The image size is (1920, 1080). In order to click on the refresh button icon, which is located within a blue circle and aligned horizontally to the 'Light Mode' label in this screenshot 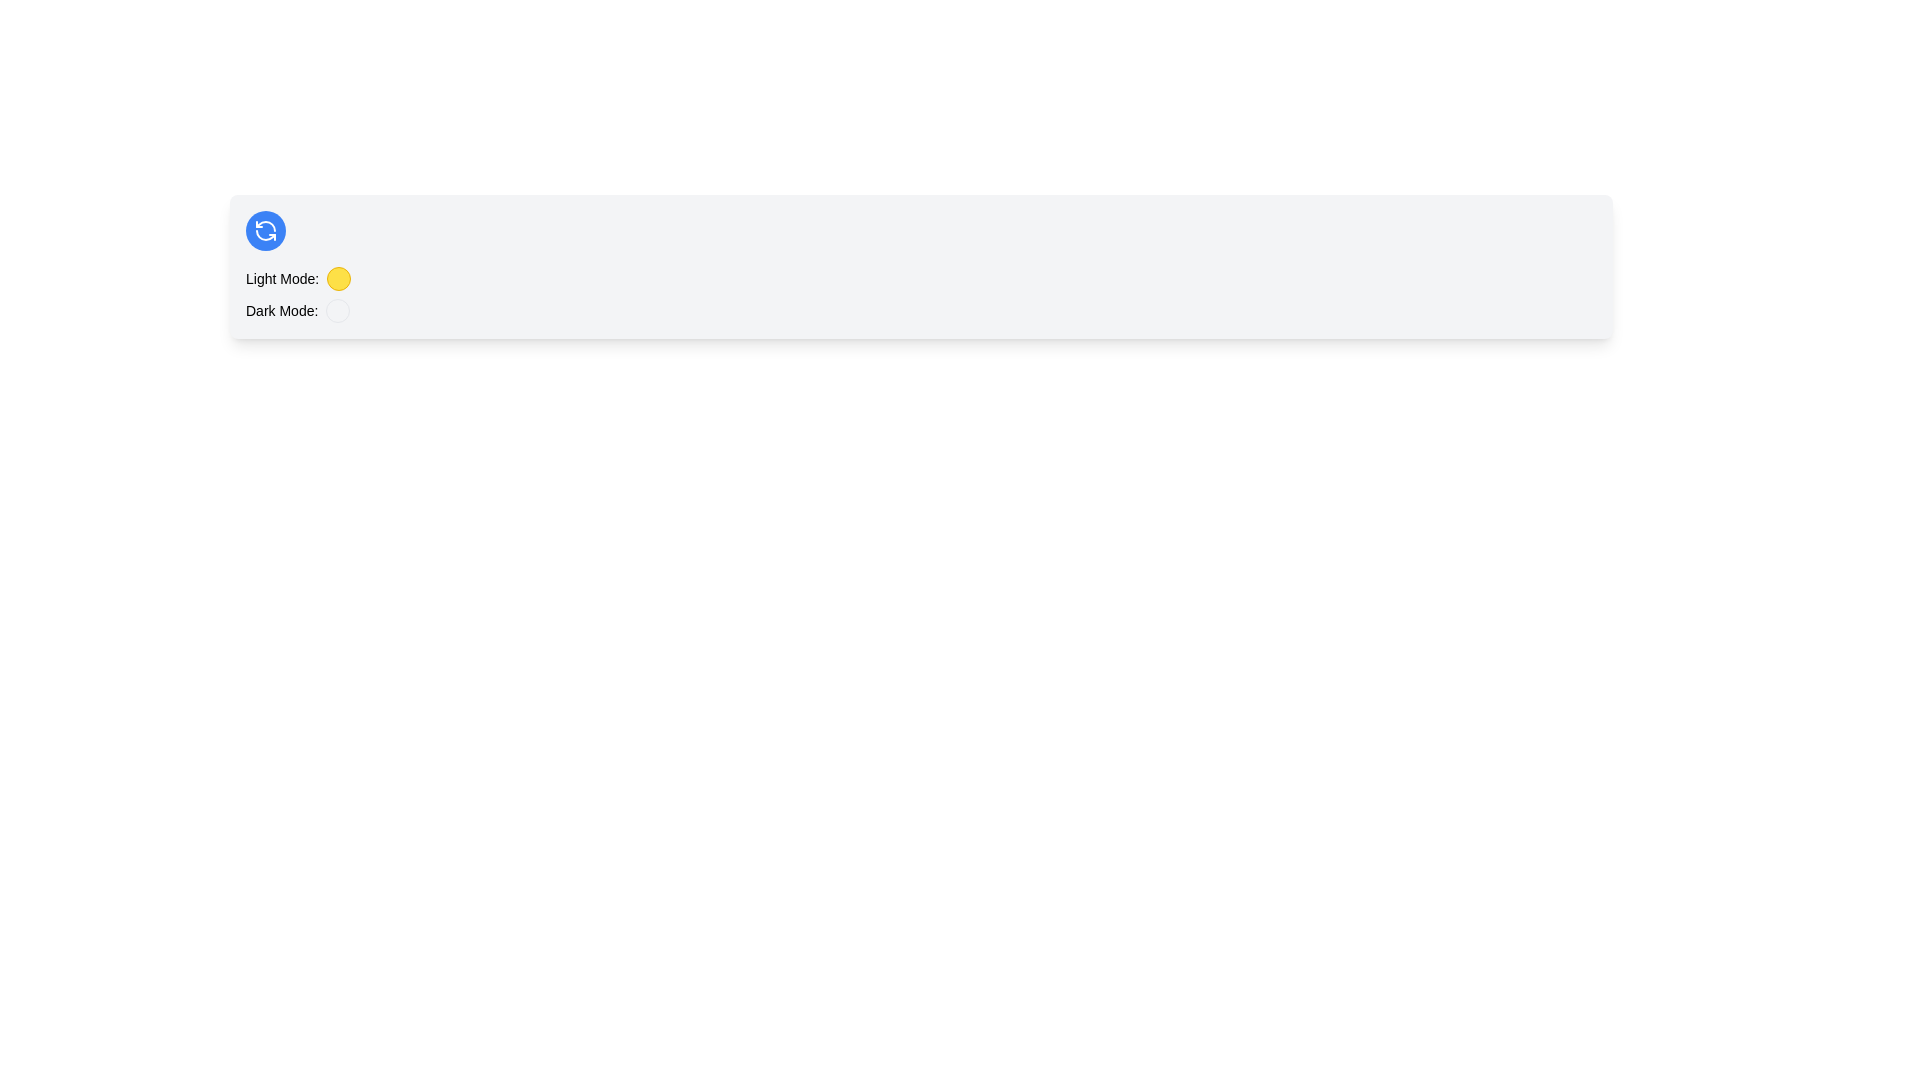, I will do `click(264, 230)`.